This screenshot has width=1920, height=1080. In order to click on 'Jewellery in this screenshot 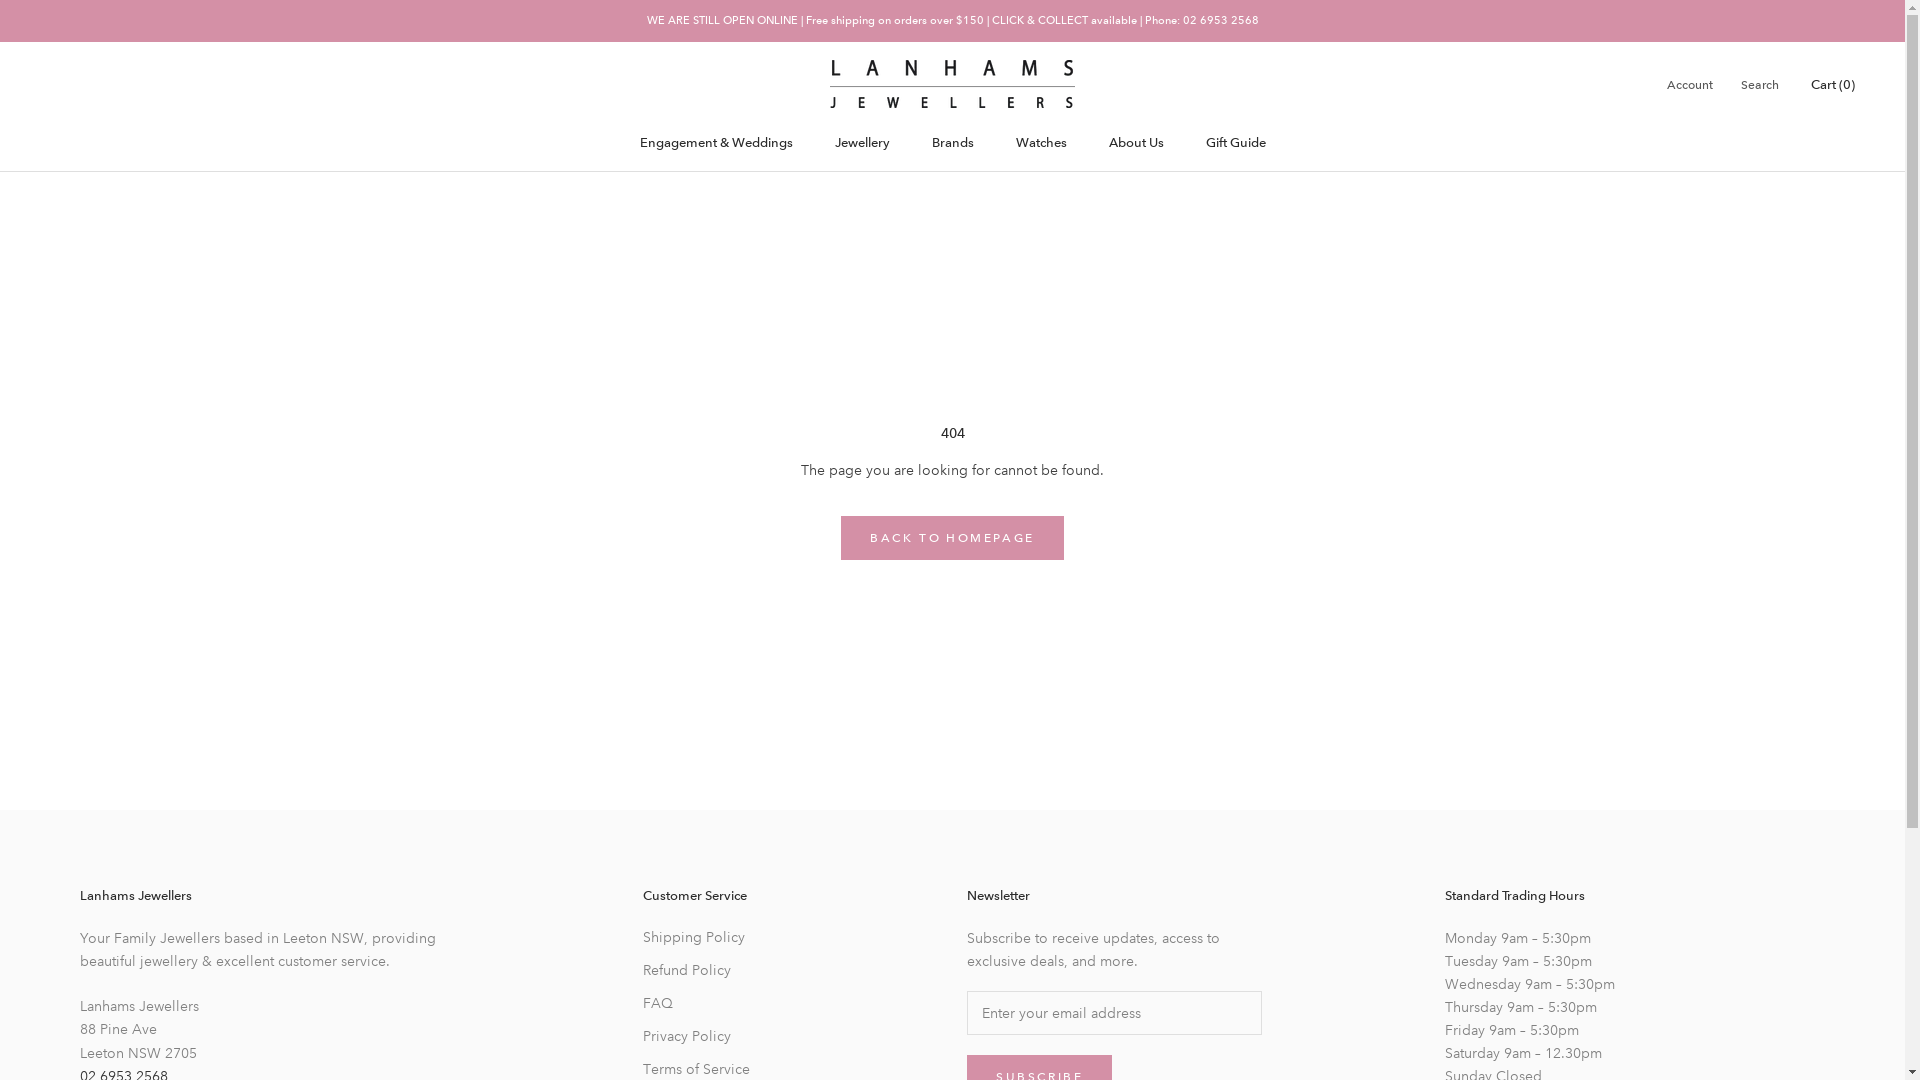, I will do `click(861, 141)`.